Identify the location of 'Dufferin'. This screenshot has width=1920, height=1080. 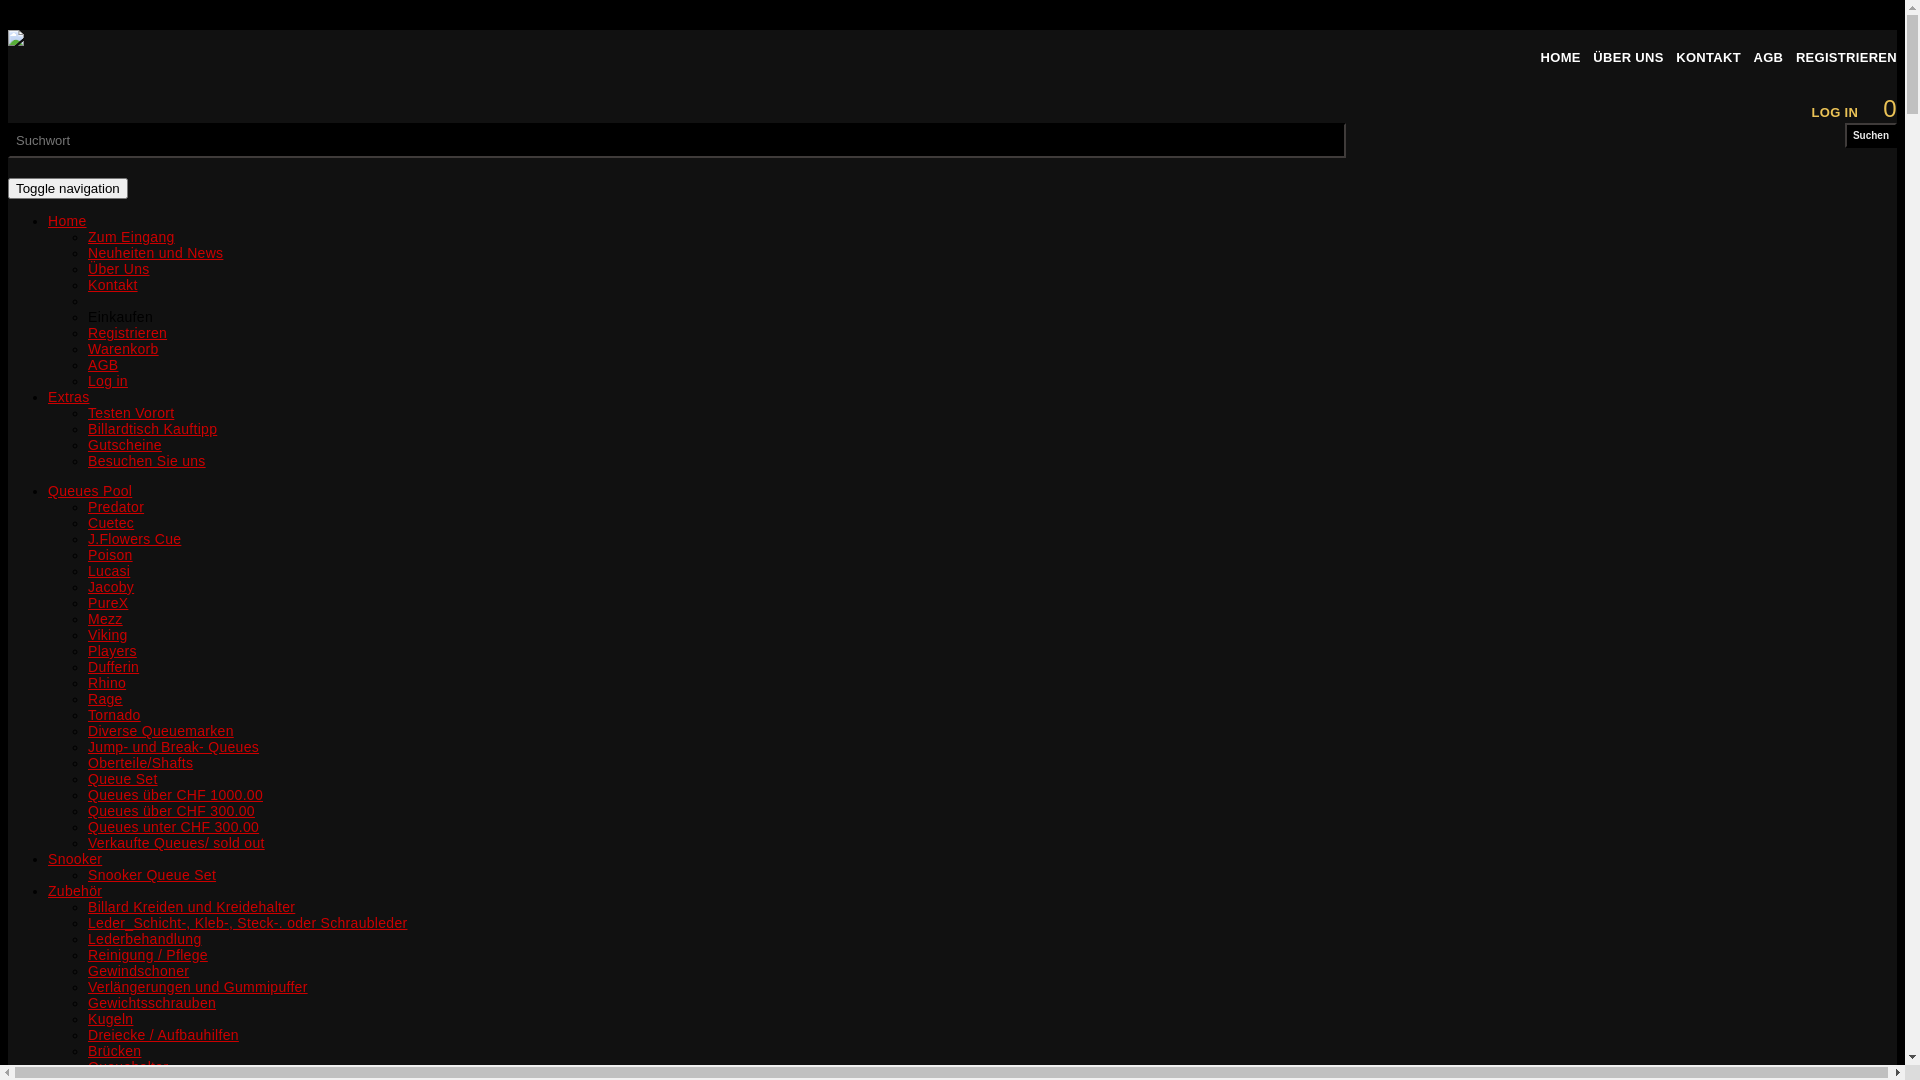
(112, 667).